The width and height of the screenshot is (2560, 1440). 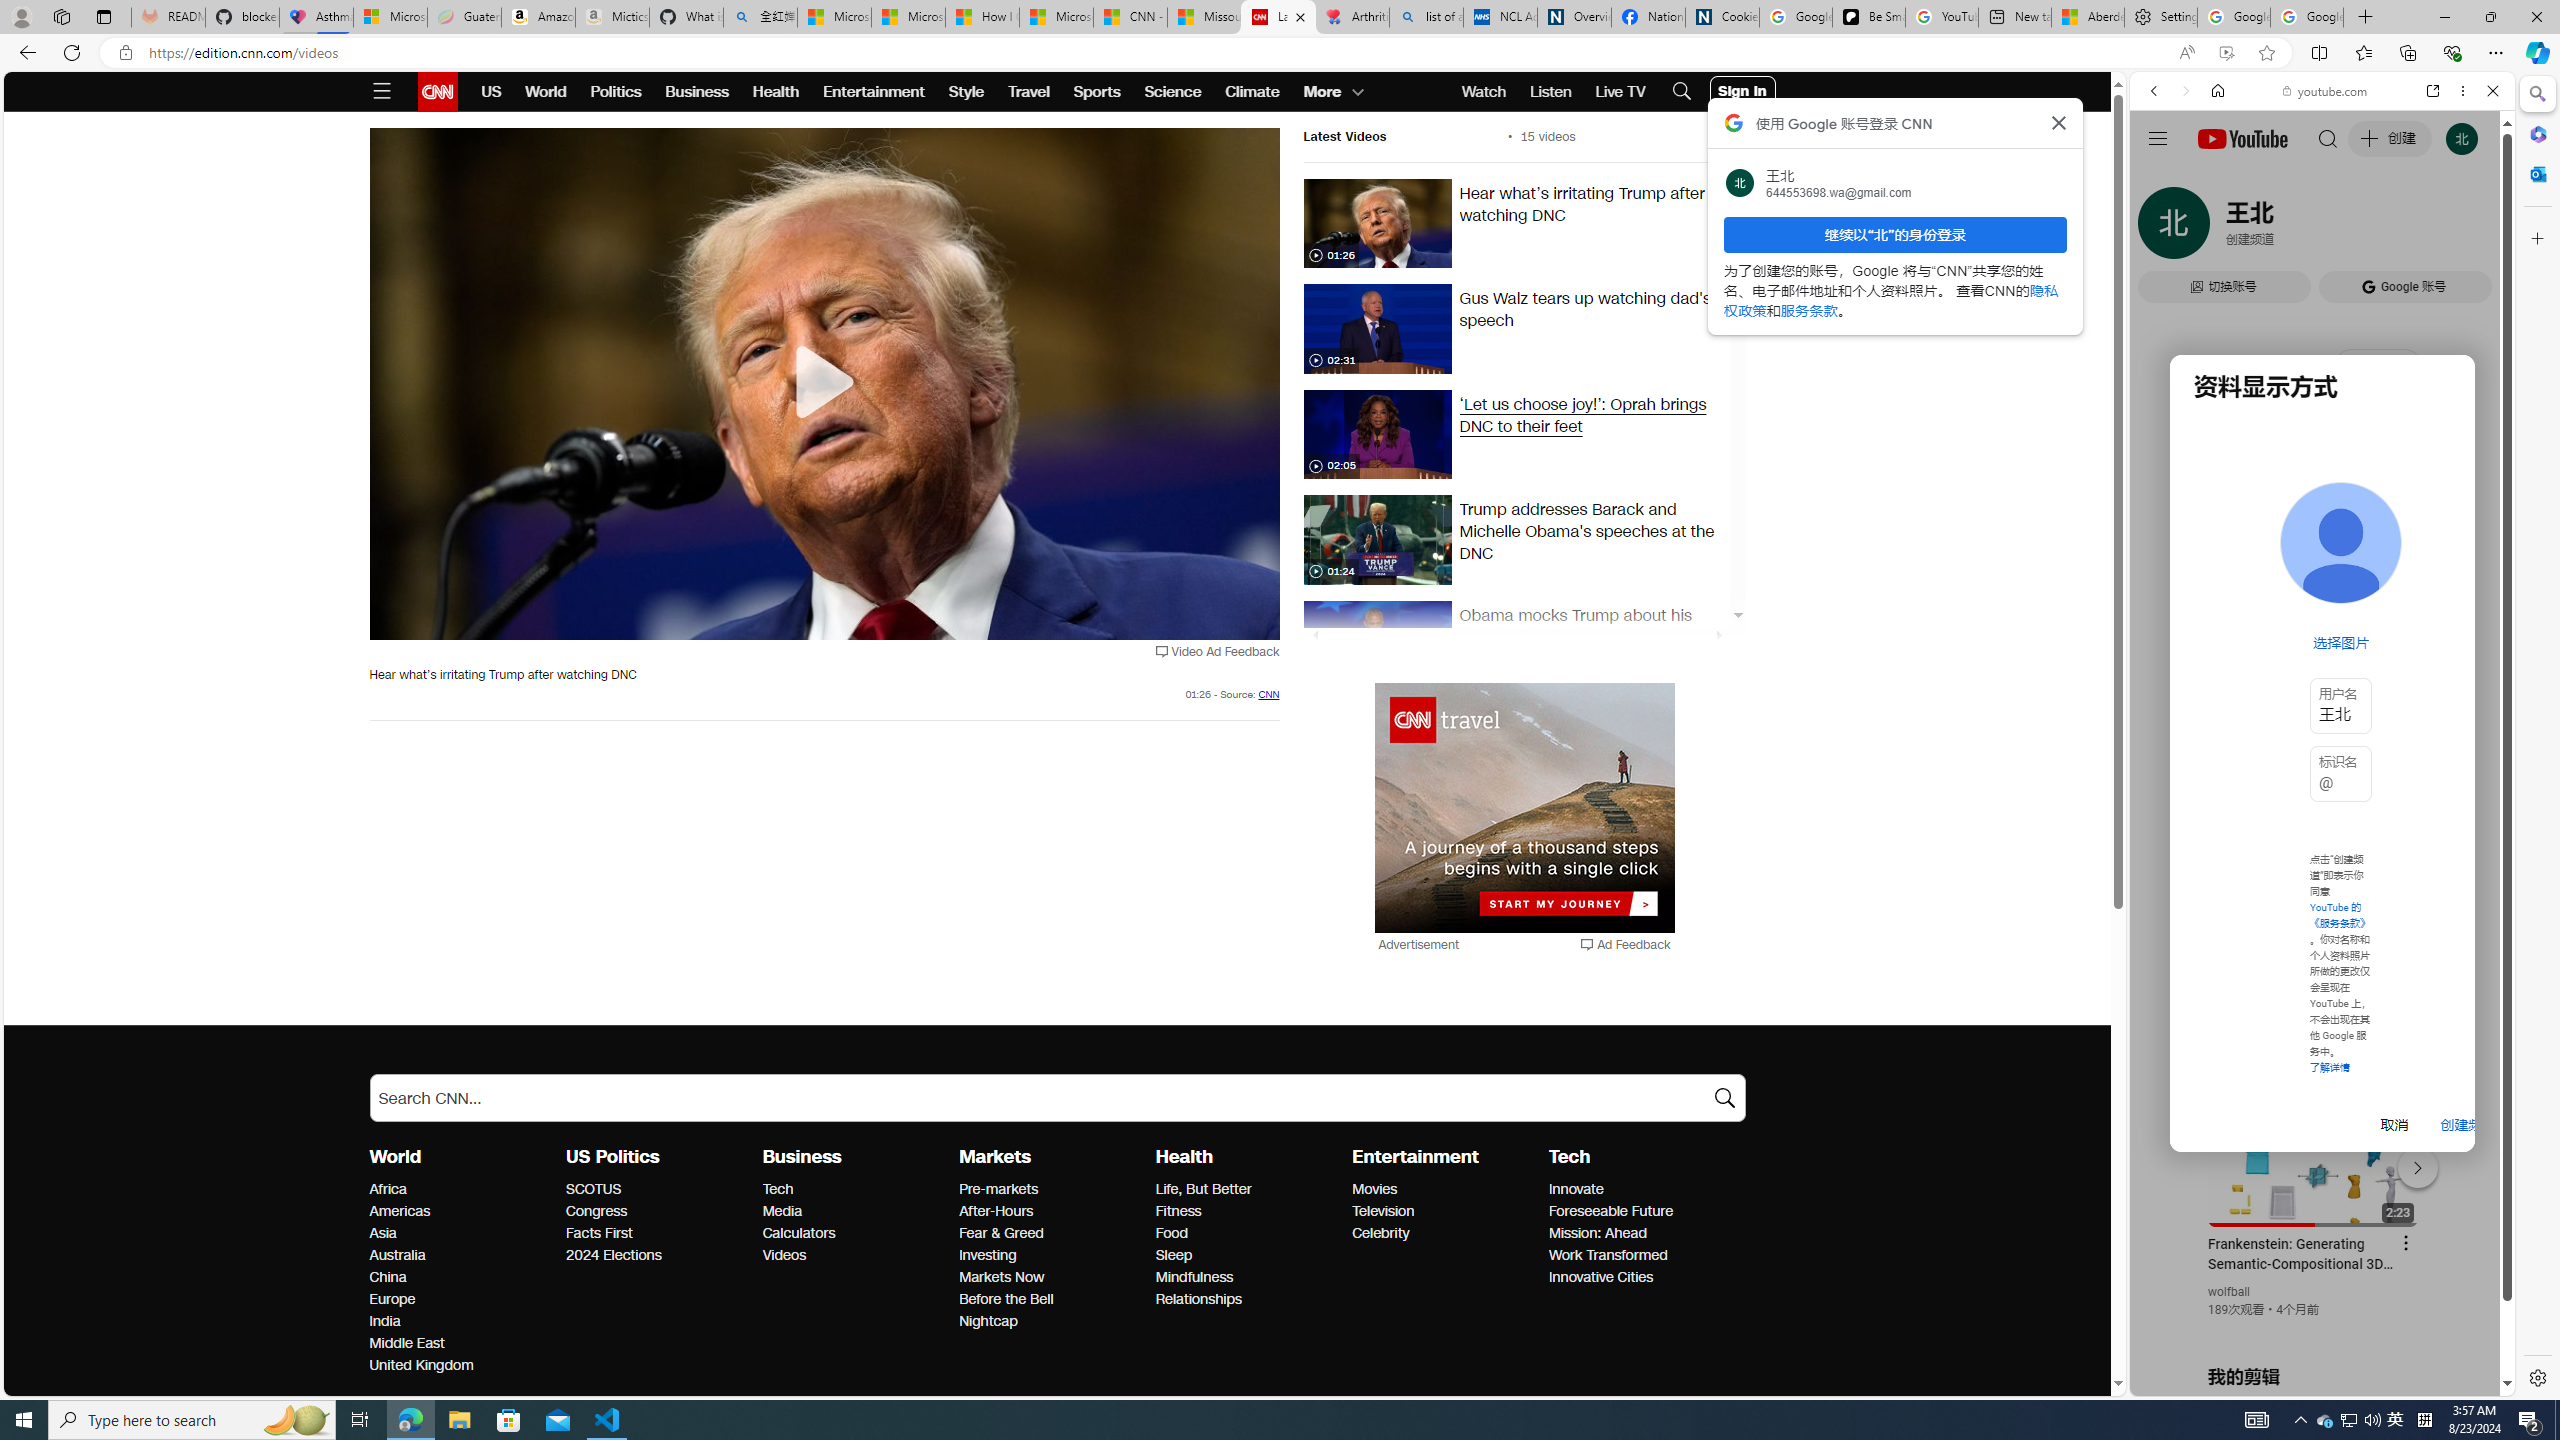 I want to click on 'Pre-markets', so click(x=1051, y=1190).